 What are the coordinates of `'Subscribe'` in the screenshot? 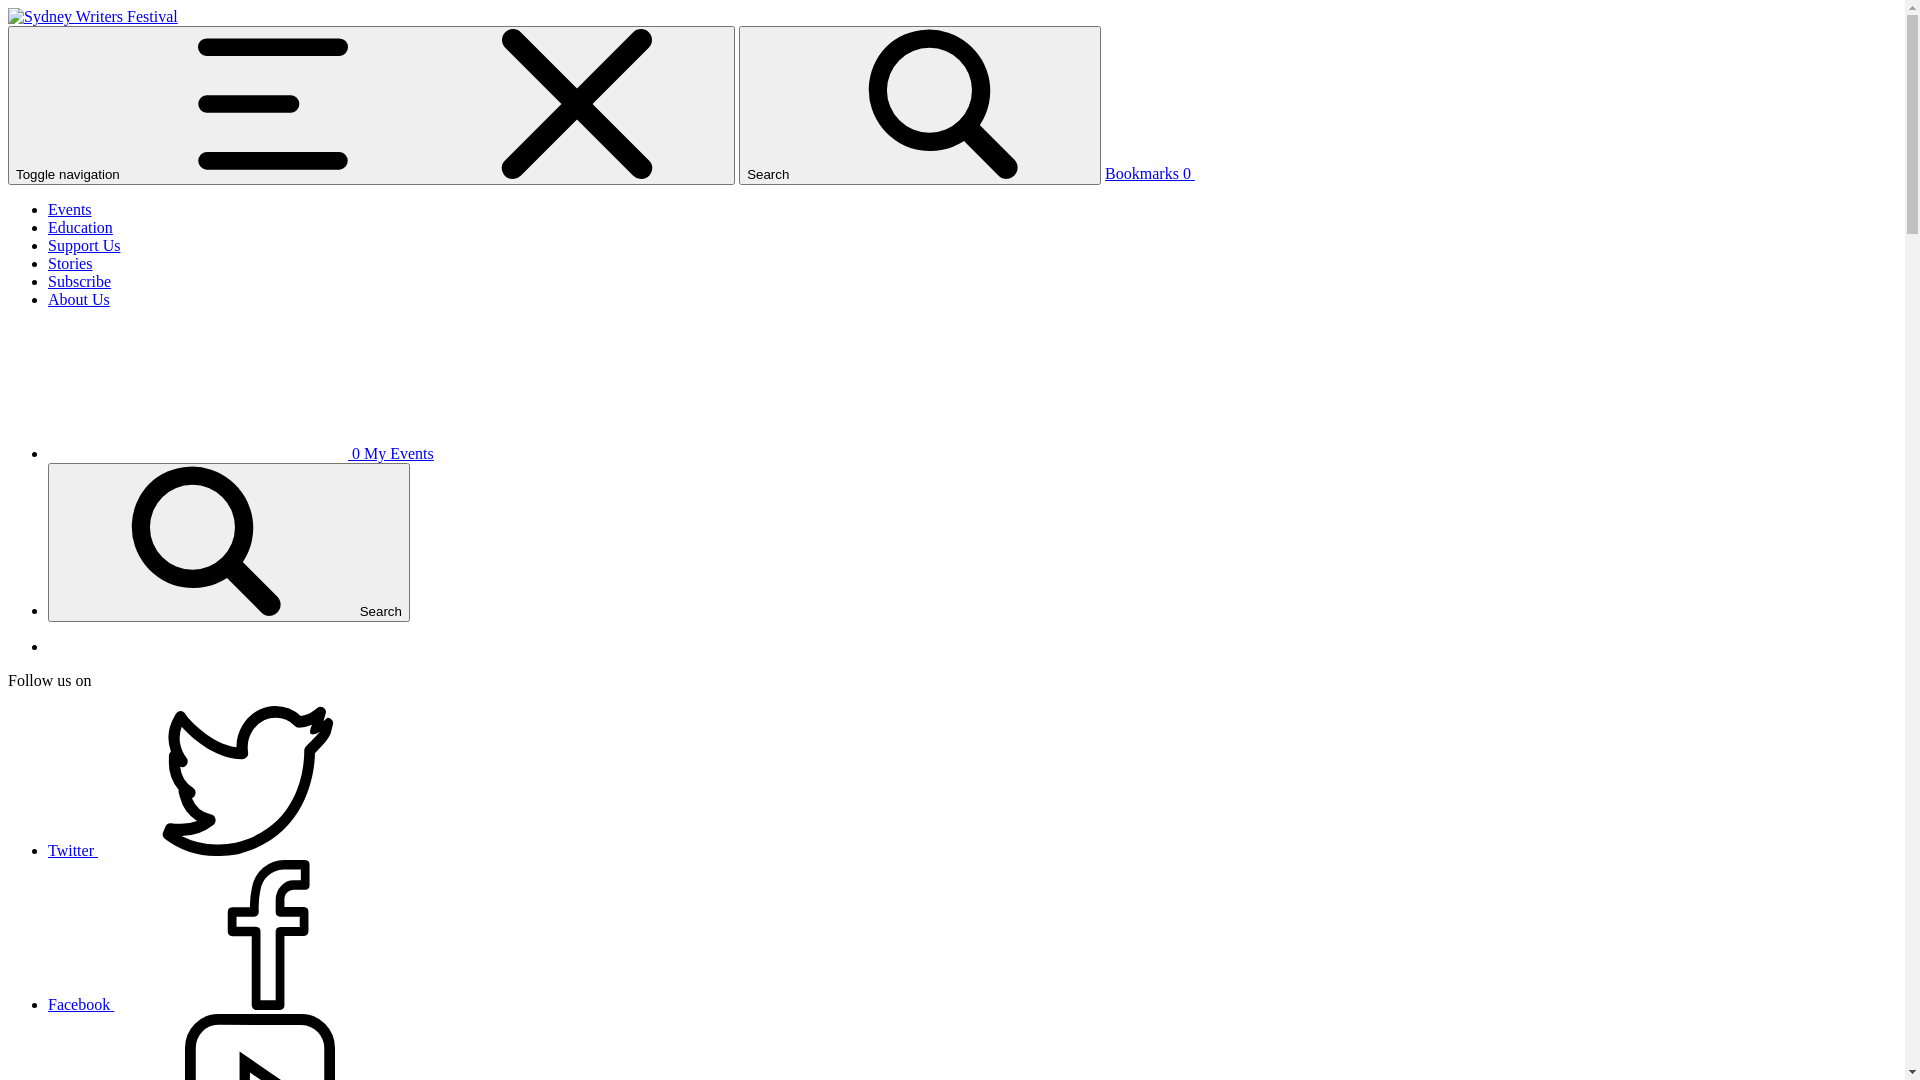 It's located at (79, 281).